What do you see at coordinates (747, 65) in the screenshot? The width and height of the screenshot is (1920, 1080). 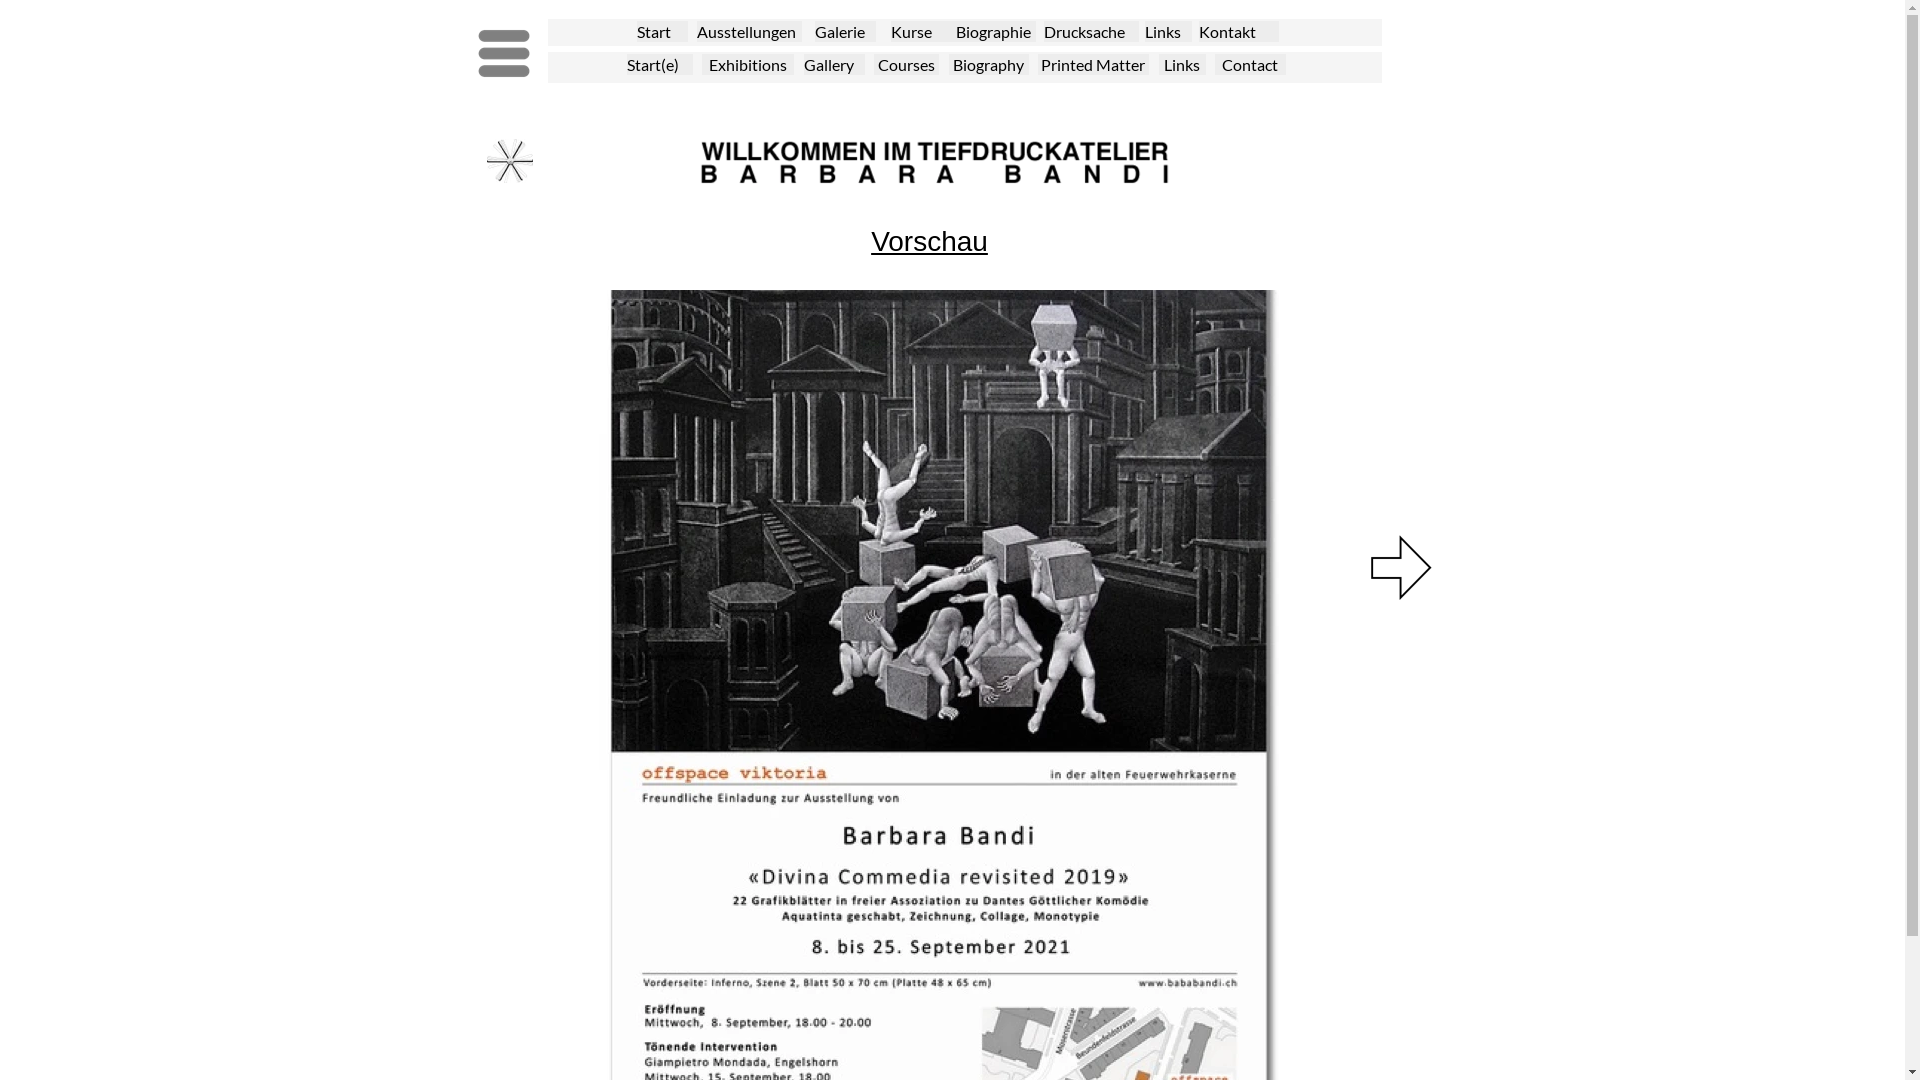 I see `'Exhibitions'` at bounding box center [747, 65].